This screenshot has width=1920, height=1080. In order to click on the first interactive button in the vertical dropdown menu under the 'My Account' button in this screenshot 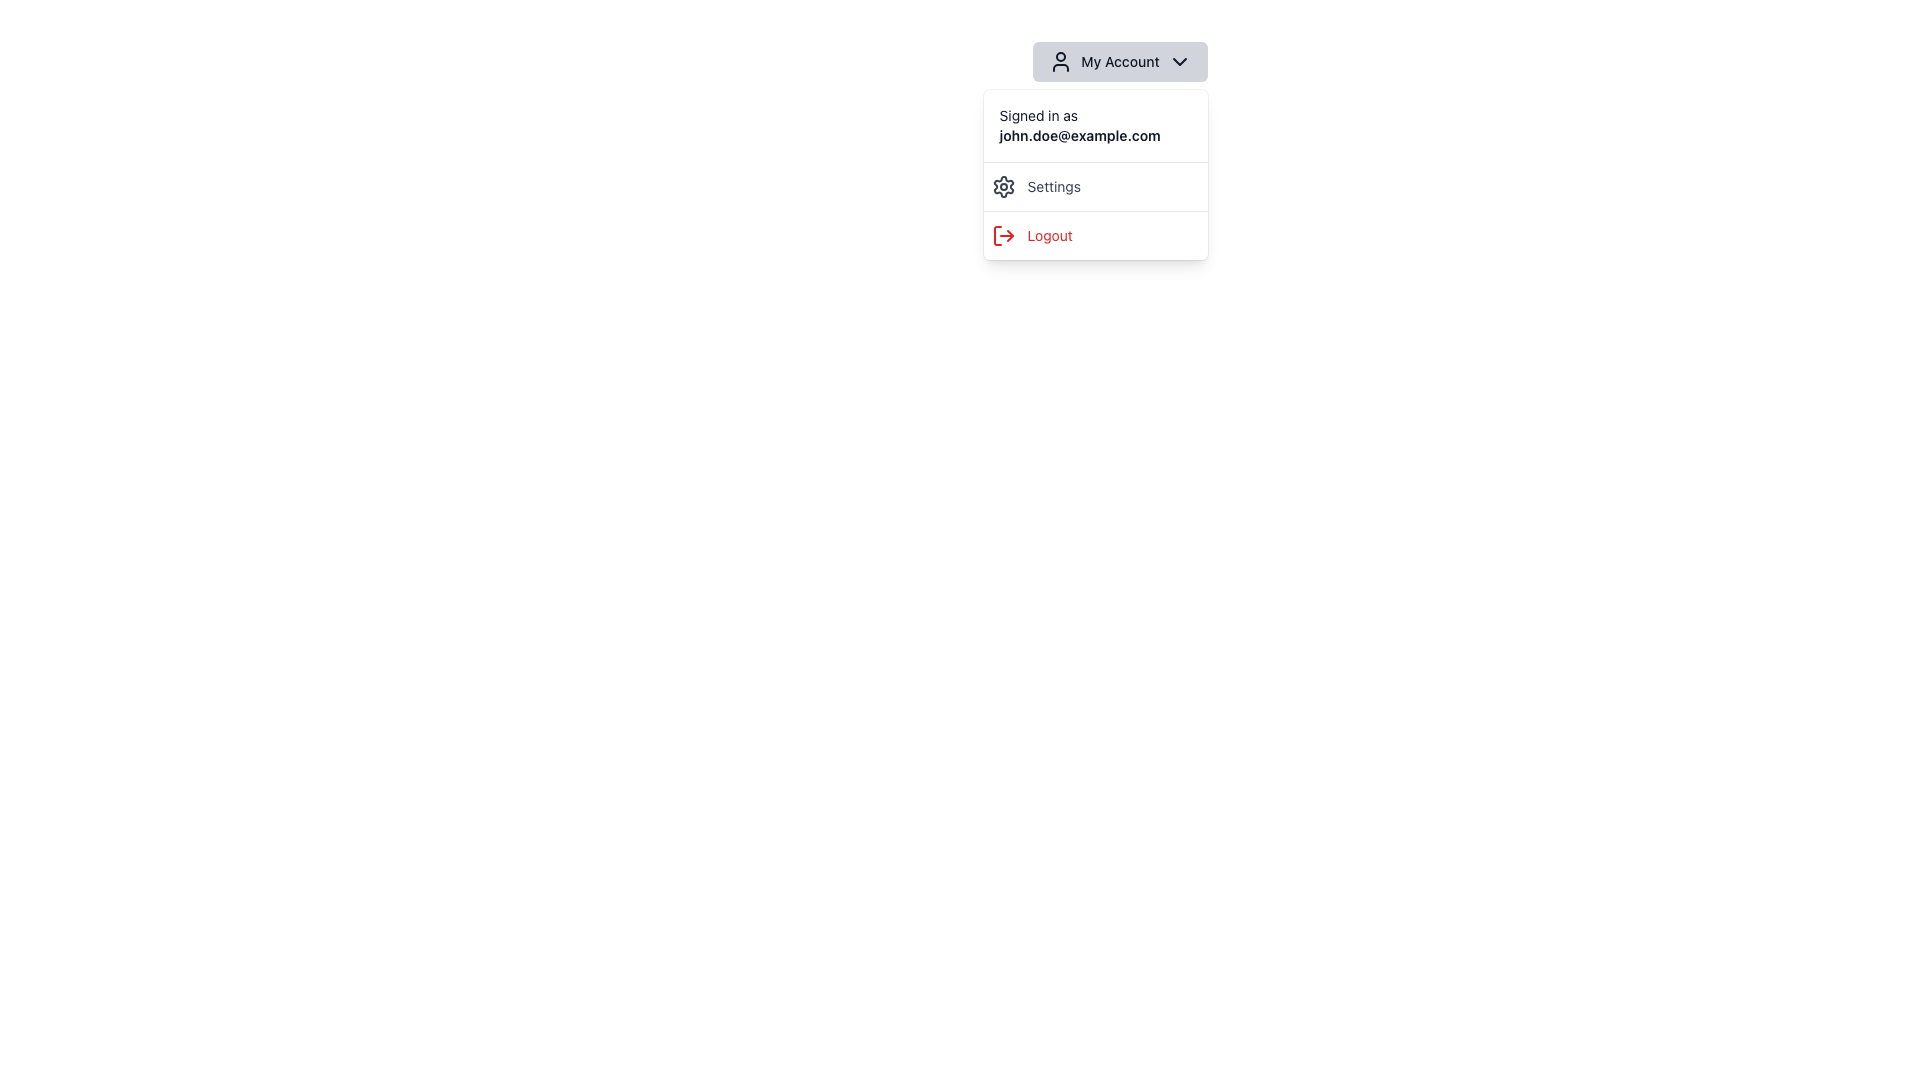, I will do `click(1094, 186)`.